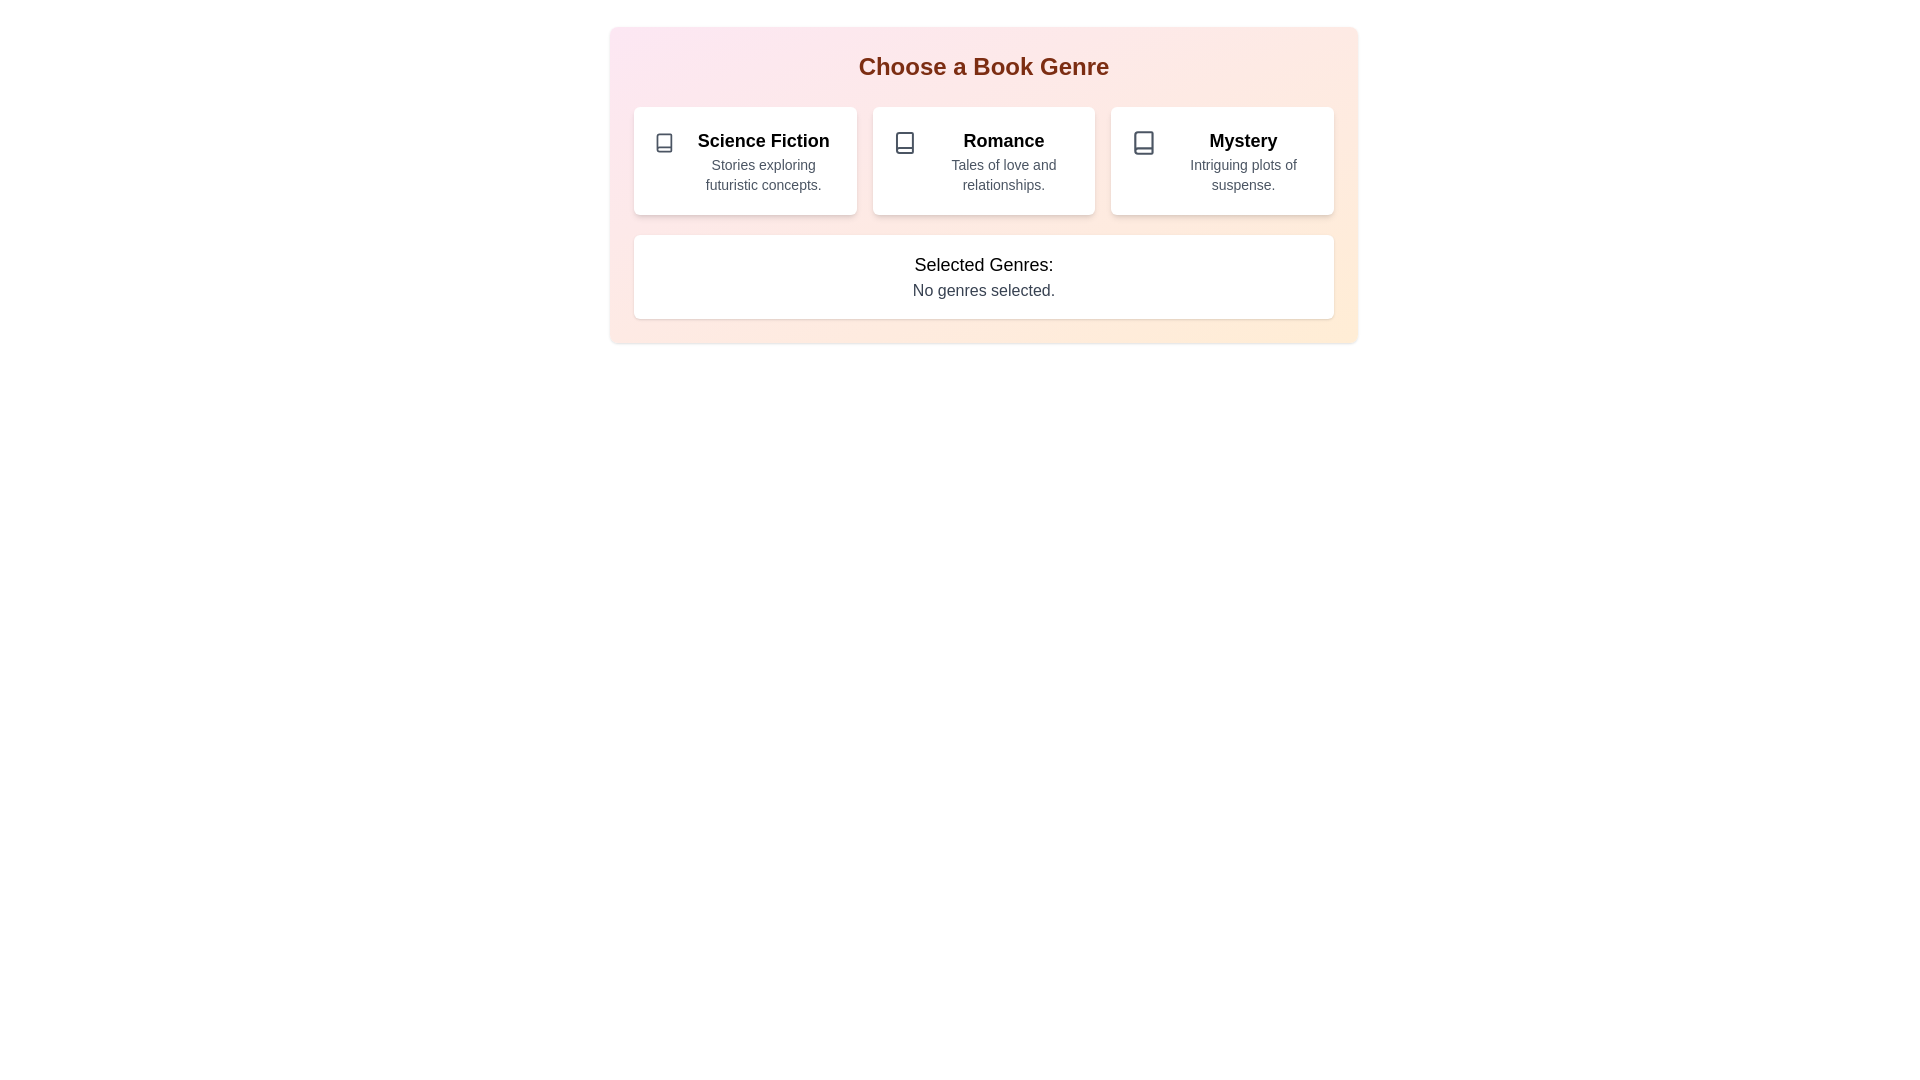  Describe the element at coordinates (983, 277) in the screenshot. I see `the text display box that contains the text 'Selected Genres:' and 'No genres selected.' with a white background and rounded corners` at that location.